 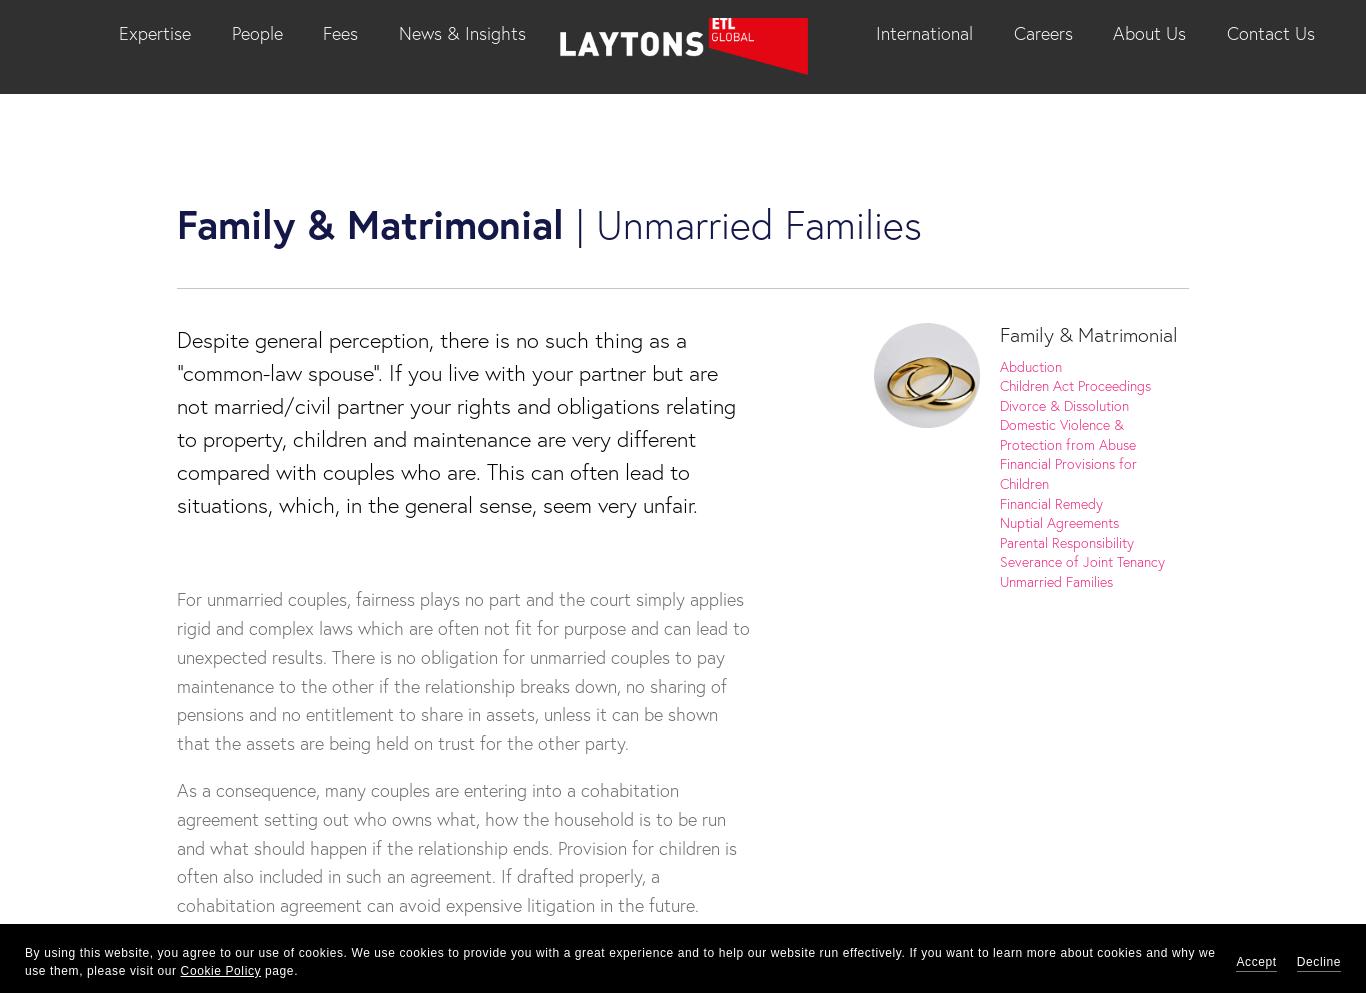 I want to click on 'Parental Responsibility', so click(x=1065, y=540).